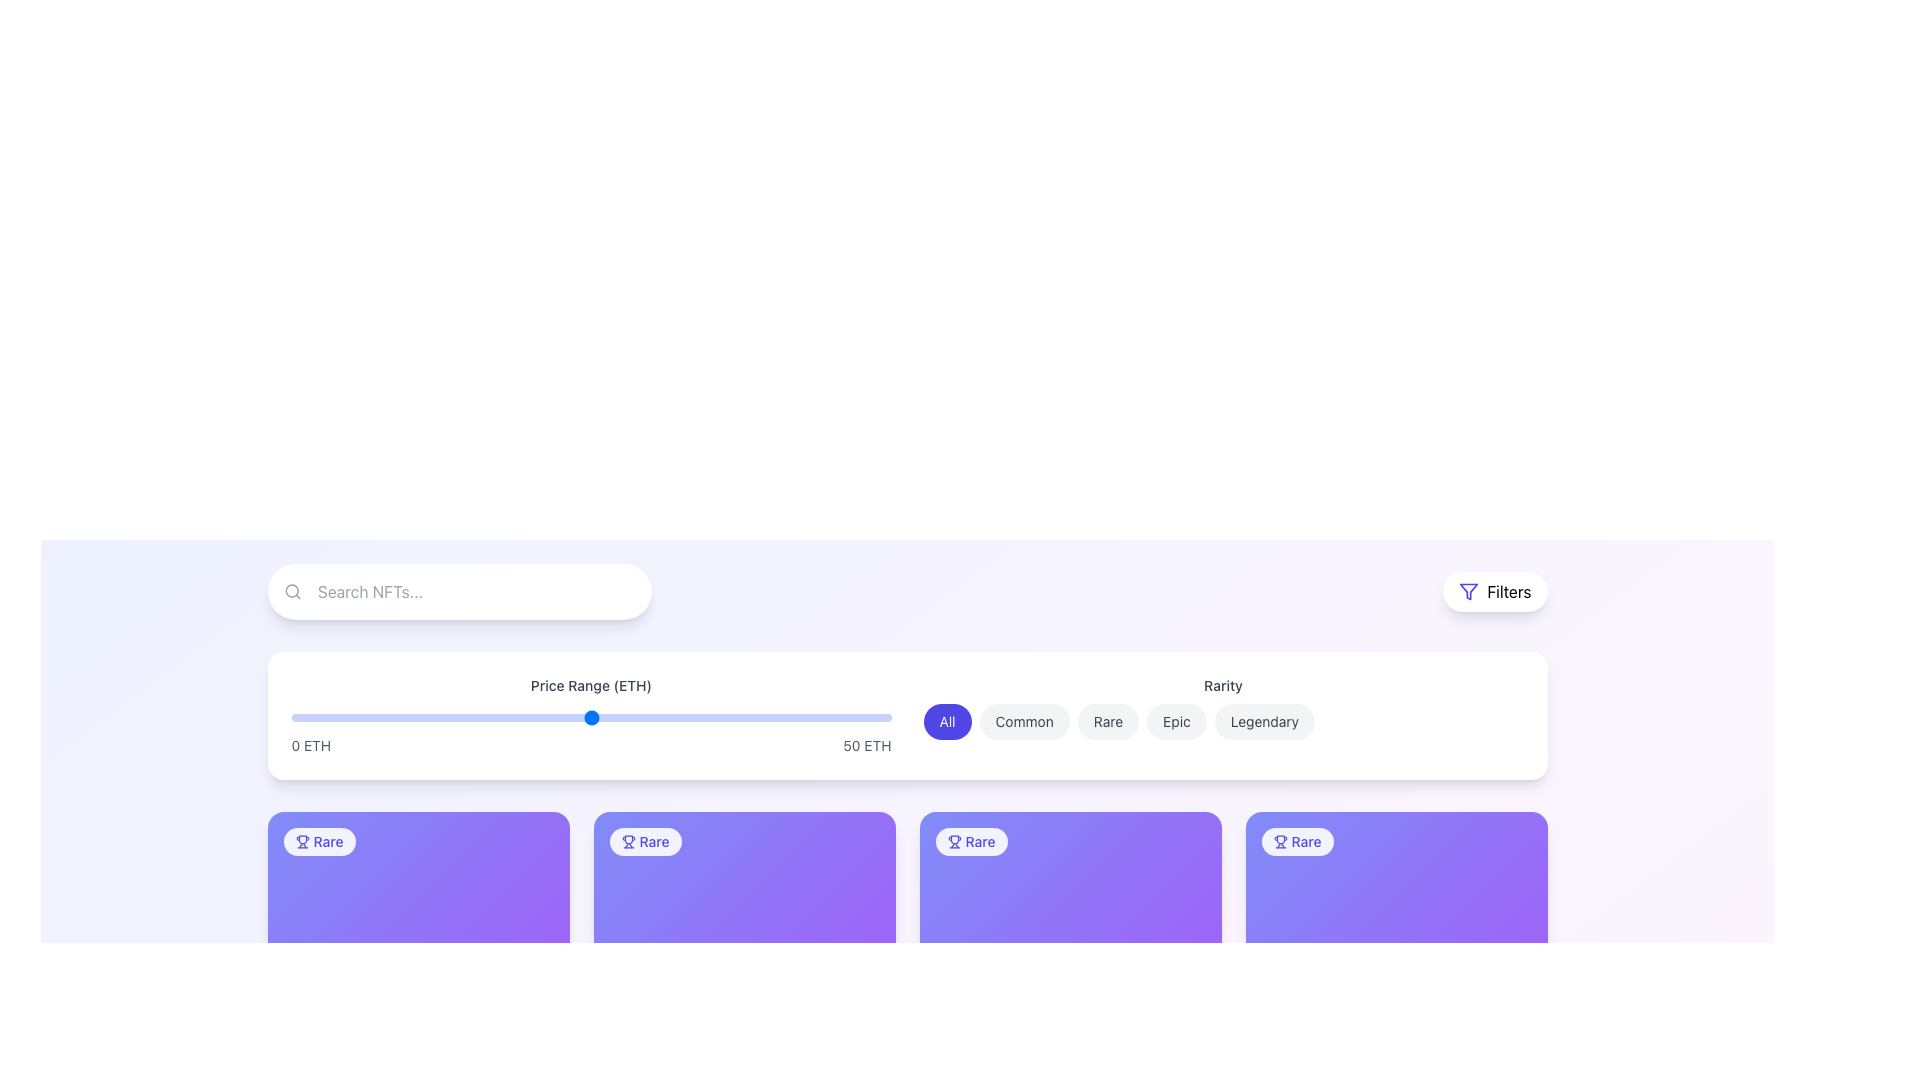 This screenshot has height=1080, width=1920. What do you see at coordinates (590, 715) in the screenshot?
I see `the thumb of the 'Price Range (ETH)' slider` at bounding box center [590, 715].